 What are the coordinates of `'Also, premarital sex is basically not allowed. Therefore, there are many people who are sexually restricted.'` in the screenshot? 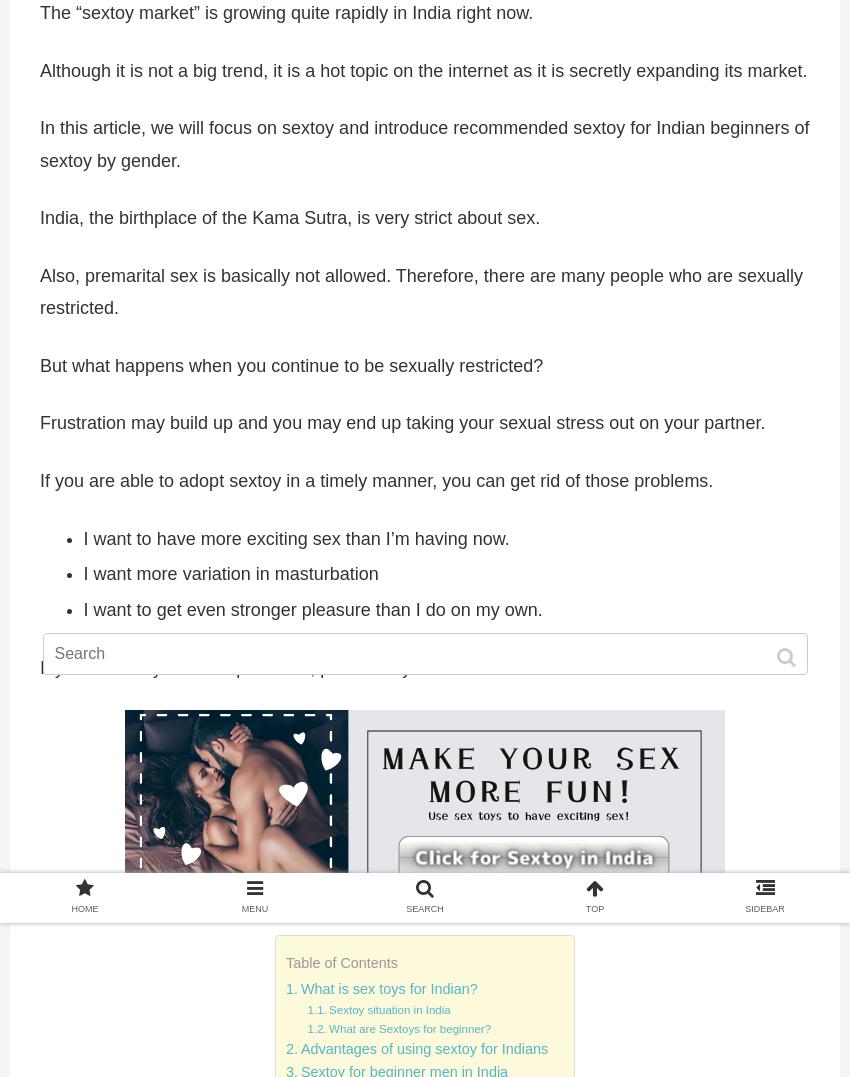 It's located at (421, 291).